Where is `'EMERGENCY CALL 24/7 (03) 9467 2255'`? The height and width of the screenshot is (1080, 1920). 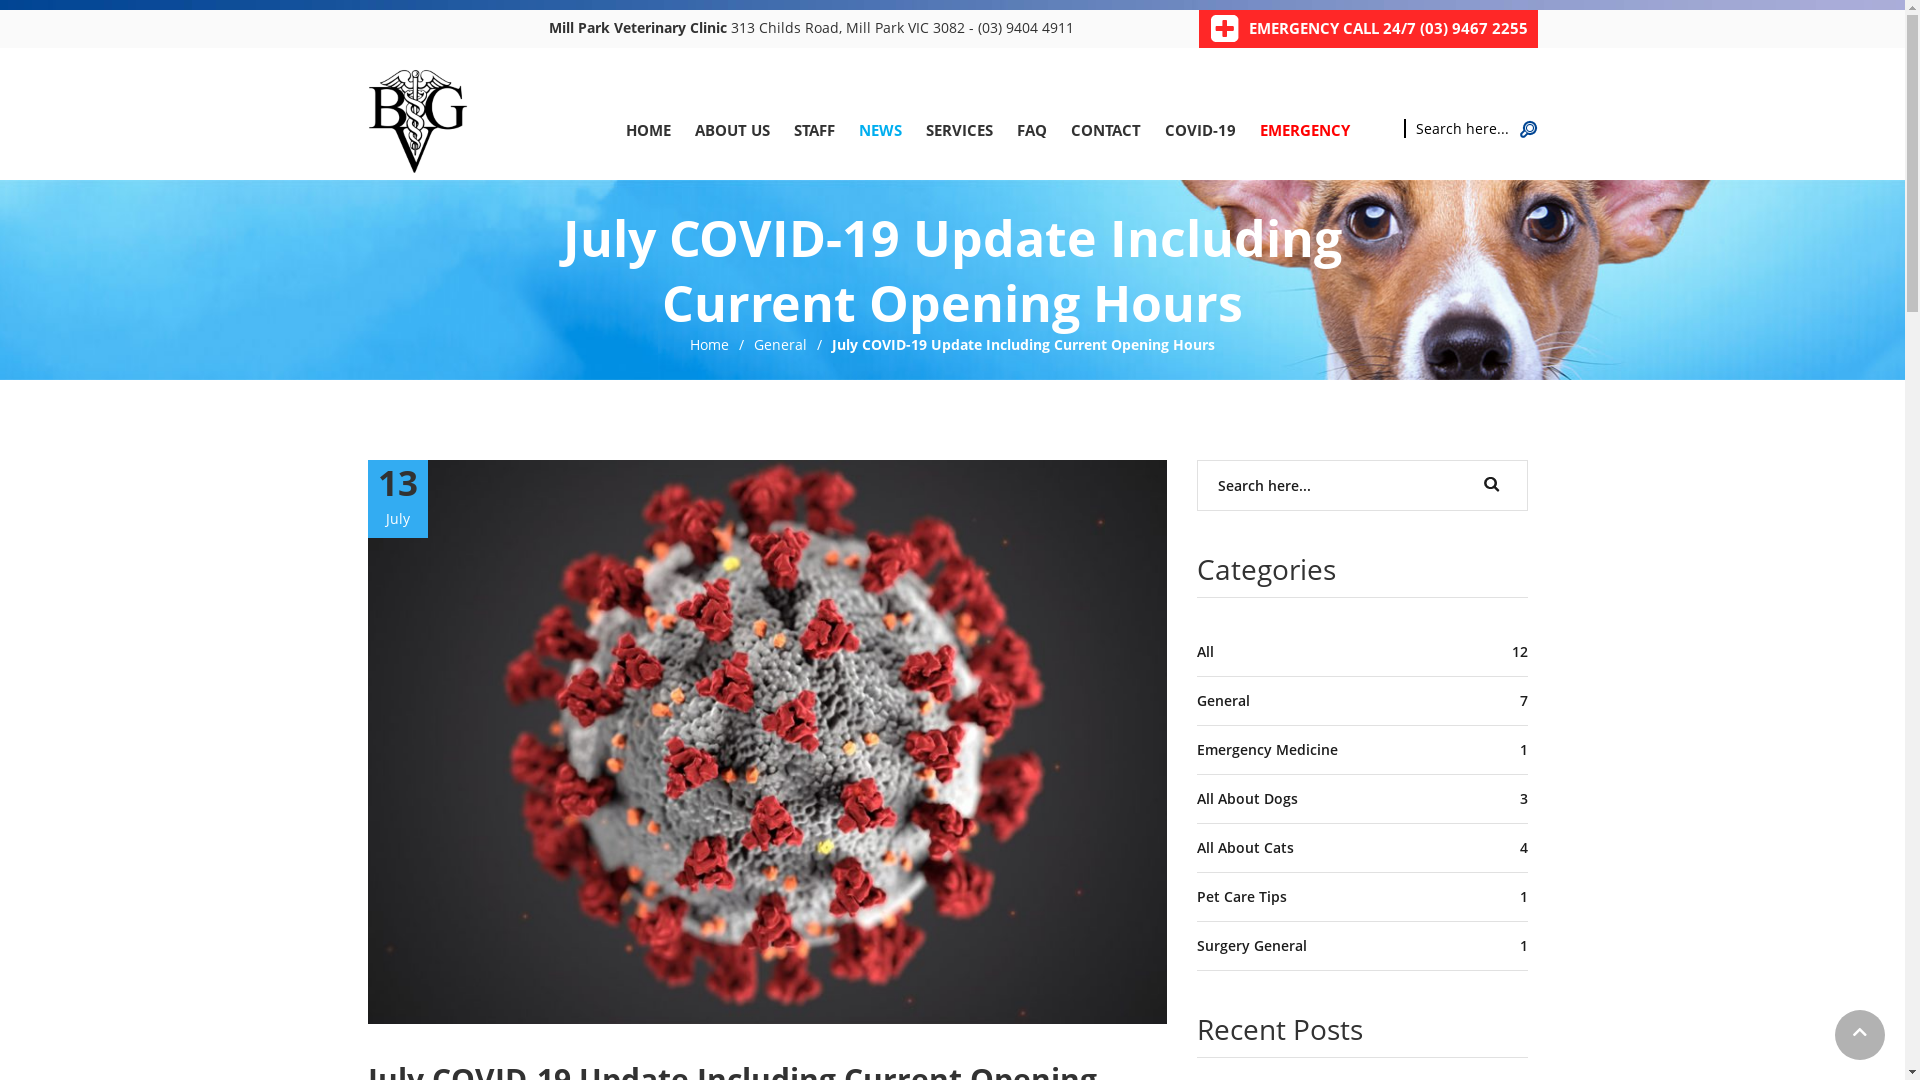
'EMERGENCY CALL 24/7 (03) 9467 2255' is located at coordinates (1386, 27).